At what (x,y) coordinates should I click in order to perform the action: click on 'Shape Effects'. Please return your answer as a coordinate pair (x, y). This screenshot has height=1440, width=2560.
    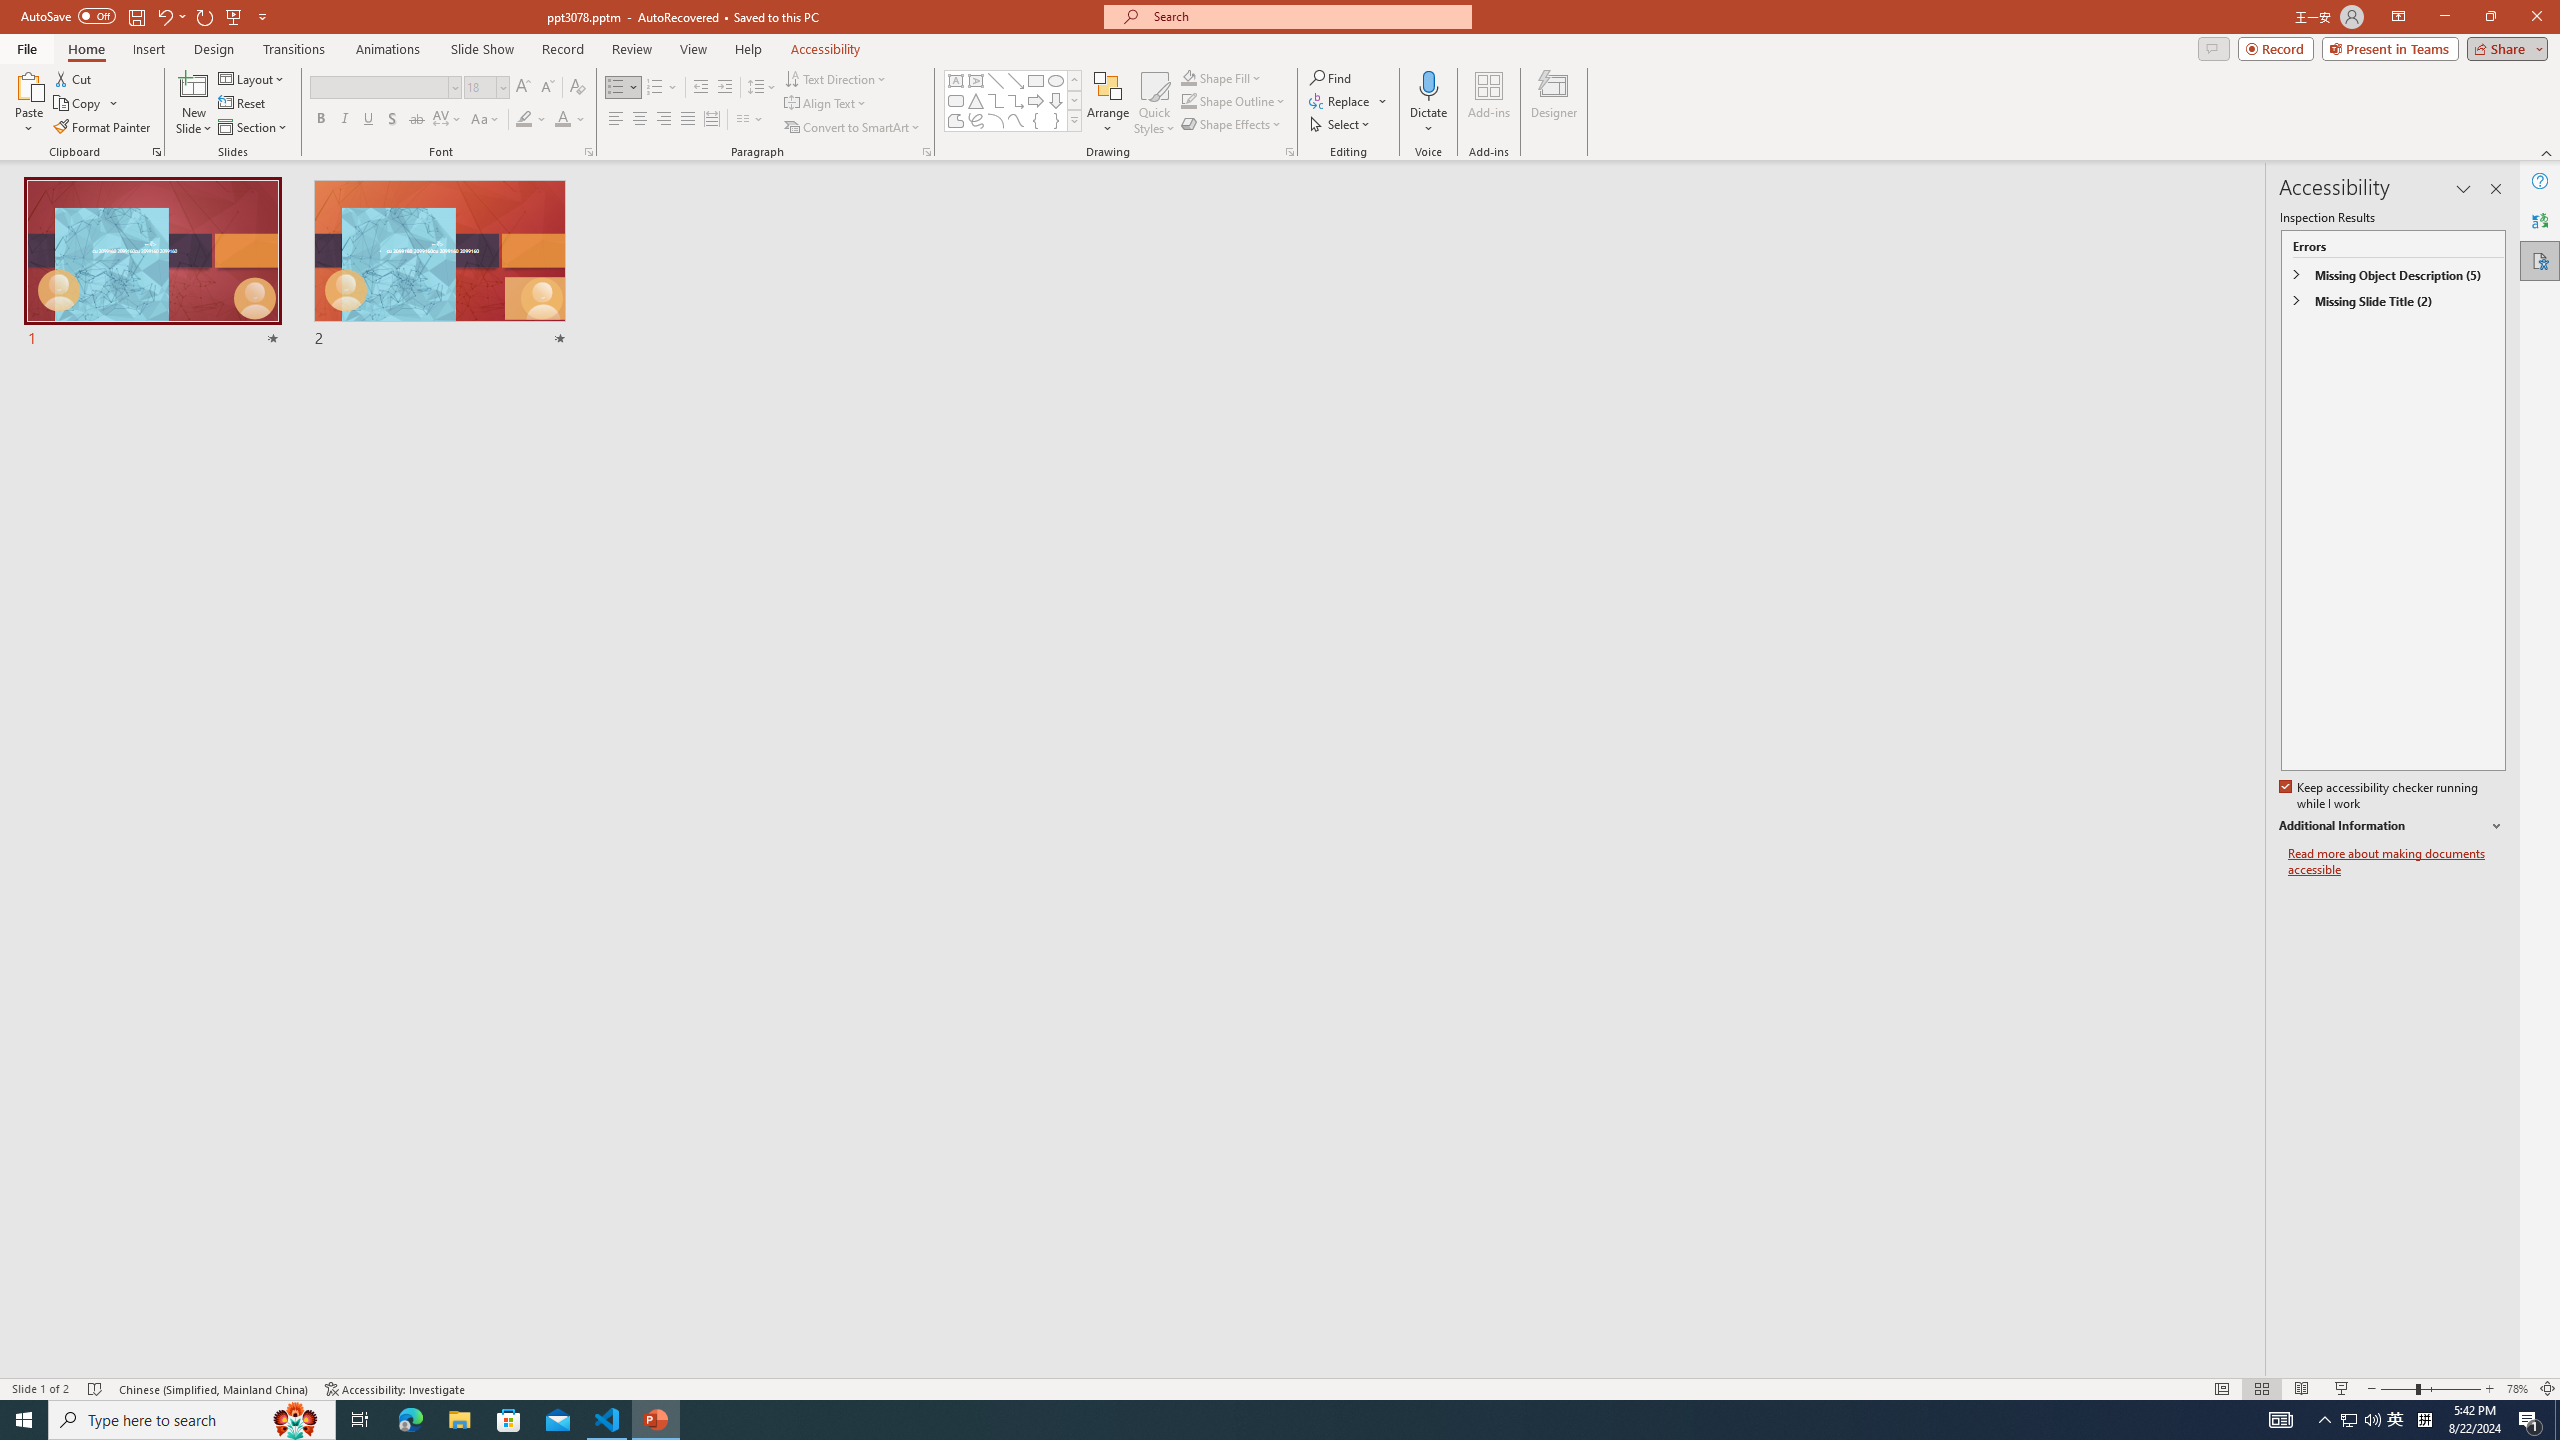
    Looking at the image, I should click on (1231, 122).